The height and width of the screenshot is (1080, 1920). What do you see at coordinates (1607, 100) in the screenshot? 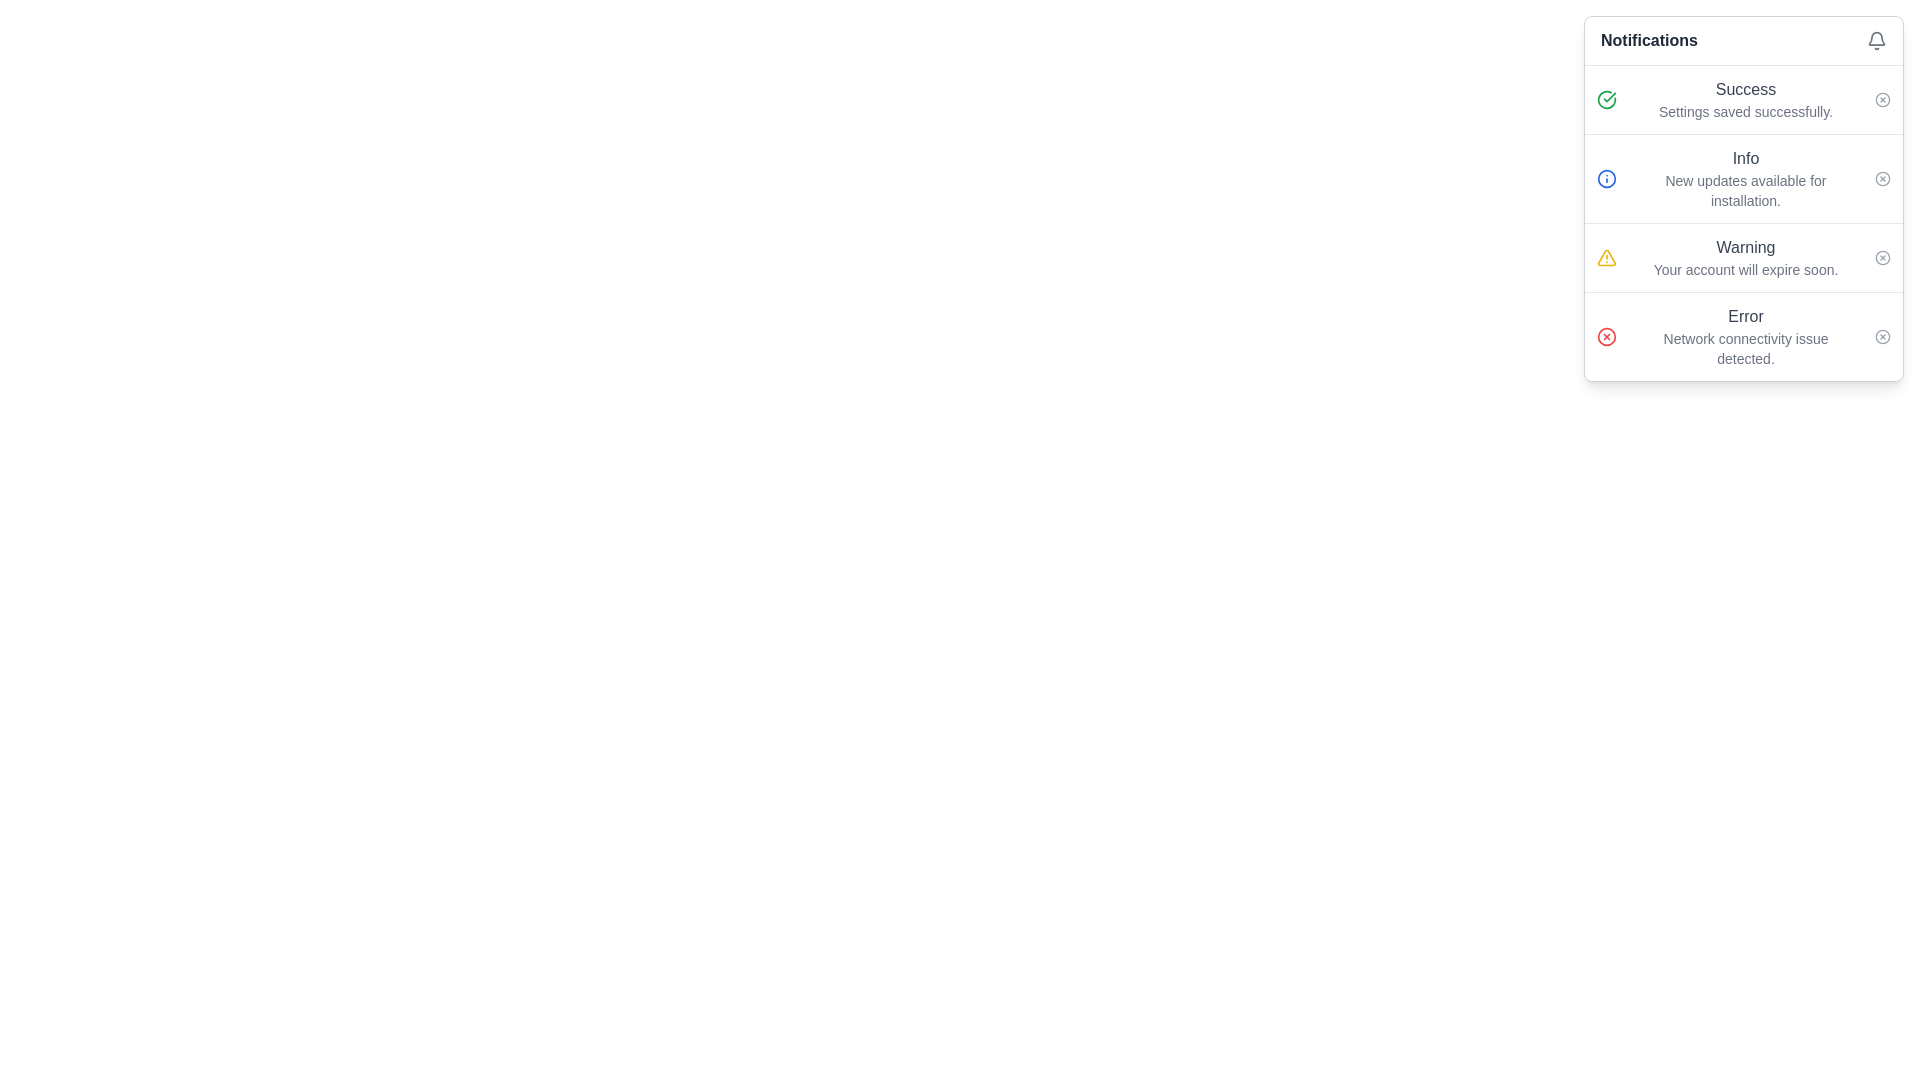
I see `the green circular icon with a check mark located in the top position of the notification list items within the notification panel, next to the 'Success' text` at bounding box center [1607, 100].